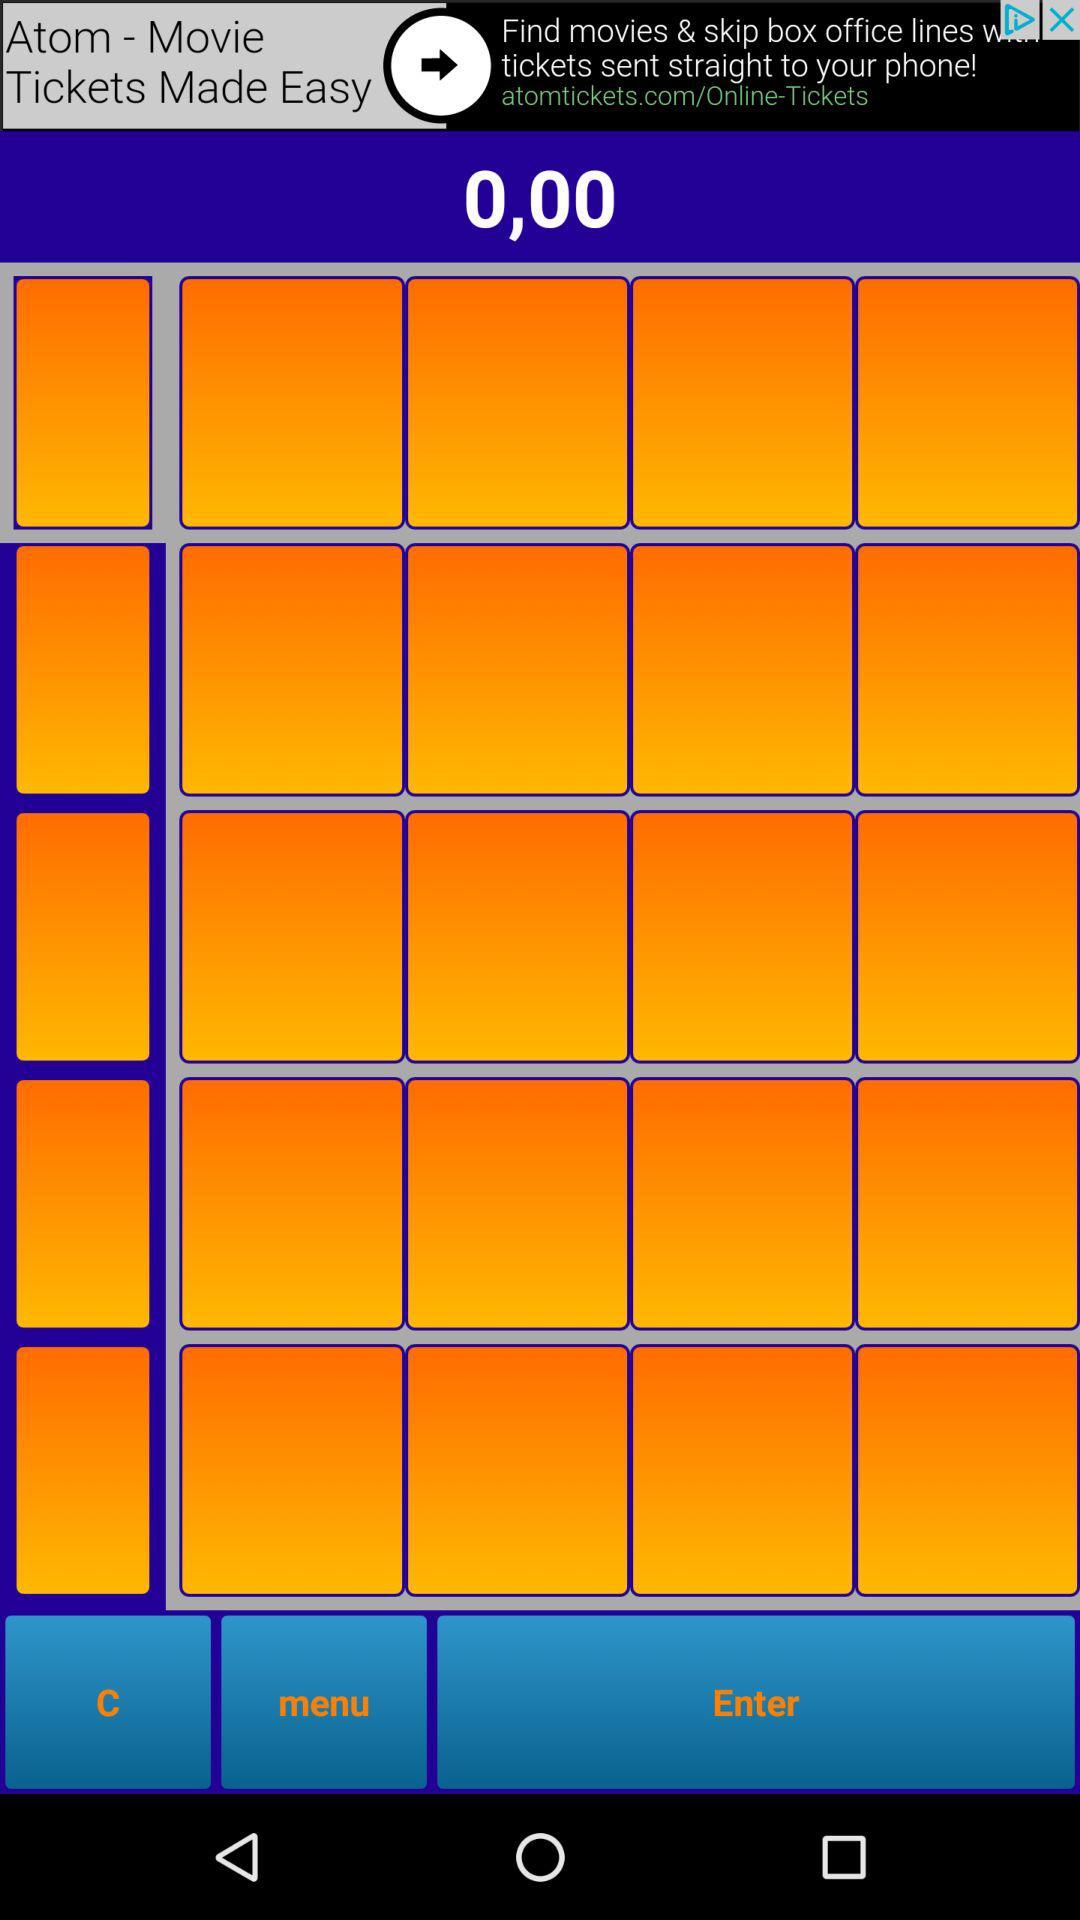  Describe the element at coordinates (540, 65) in the screenshot. I see `atomtickets.com` at that location.